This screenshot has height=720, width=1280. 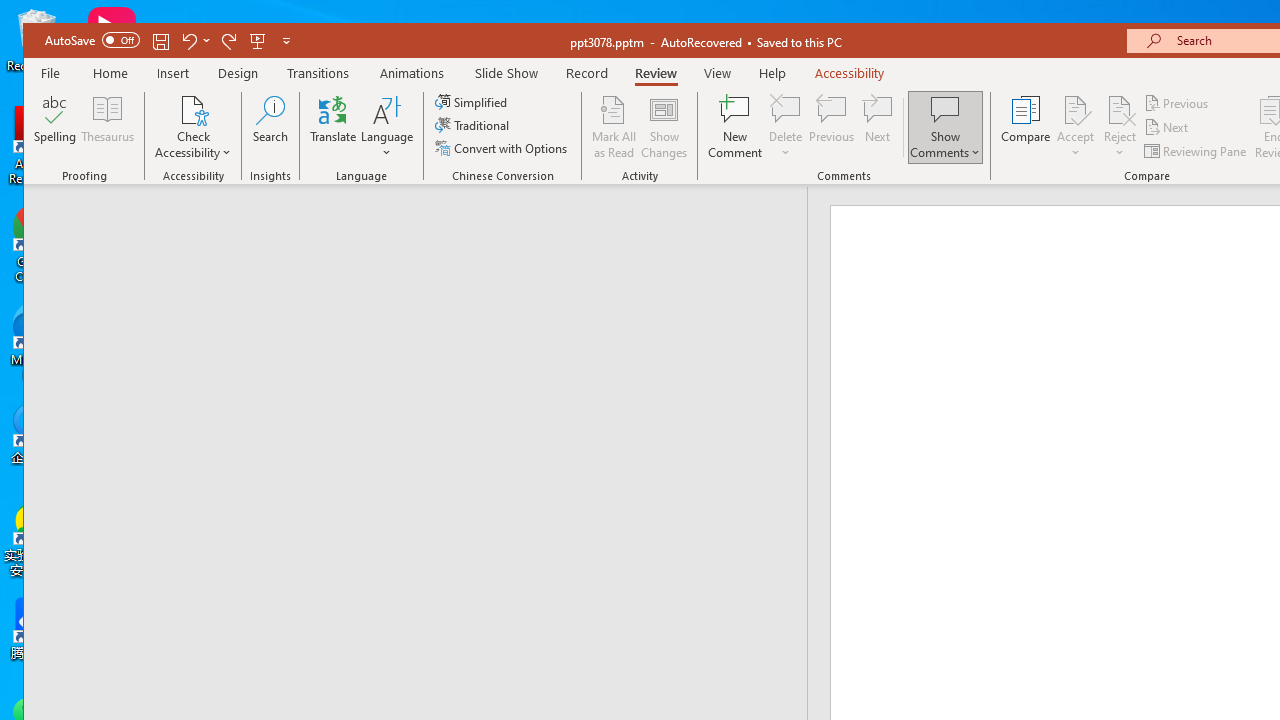 I want to click on 'Thesaurus...', so click(x=107, y=127).